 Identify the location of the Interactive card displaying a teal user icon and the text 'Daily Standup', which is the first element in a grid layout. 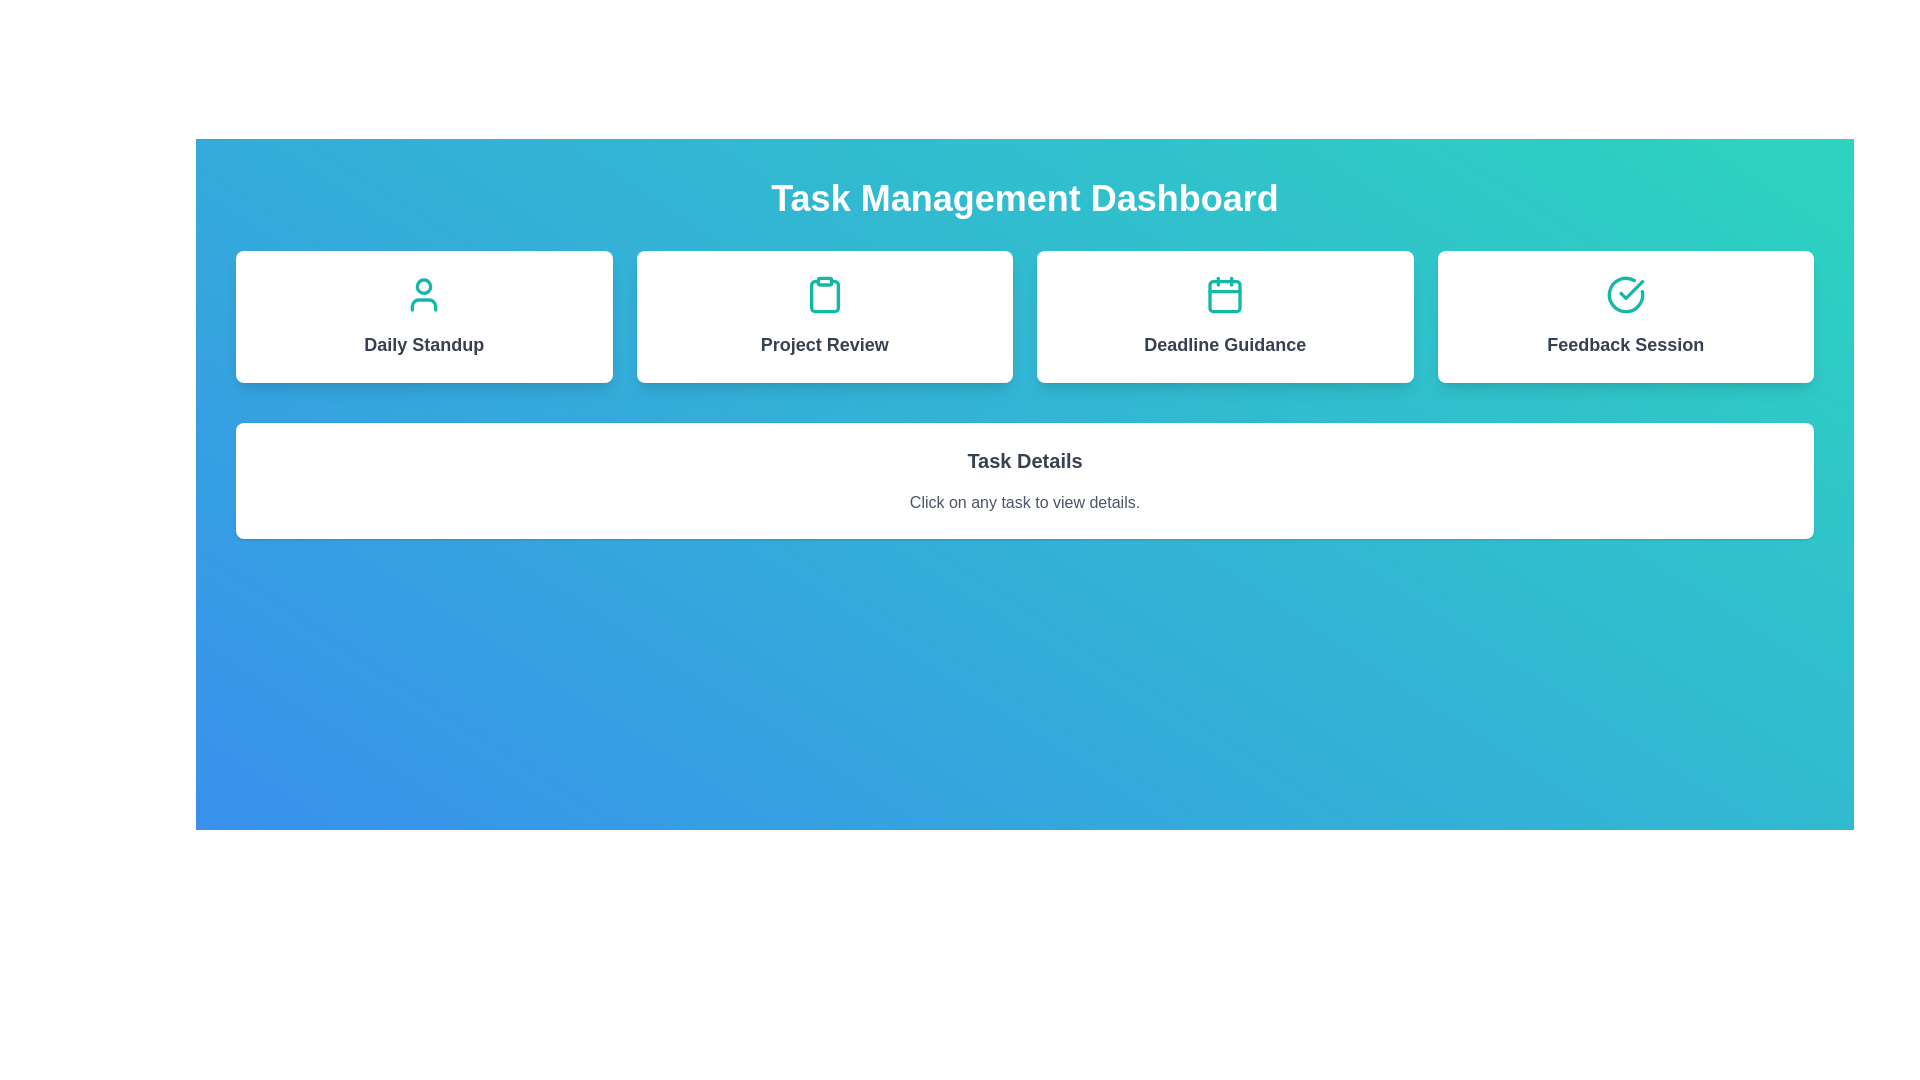
(423, 315).